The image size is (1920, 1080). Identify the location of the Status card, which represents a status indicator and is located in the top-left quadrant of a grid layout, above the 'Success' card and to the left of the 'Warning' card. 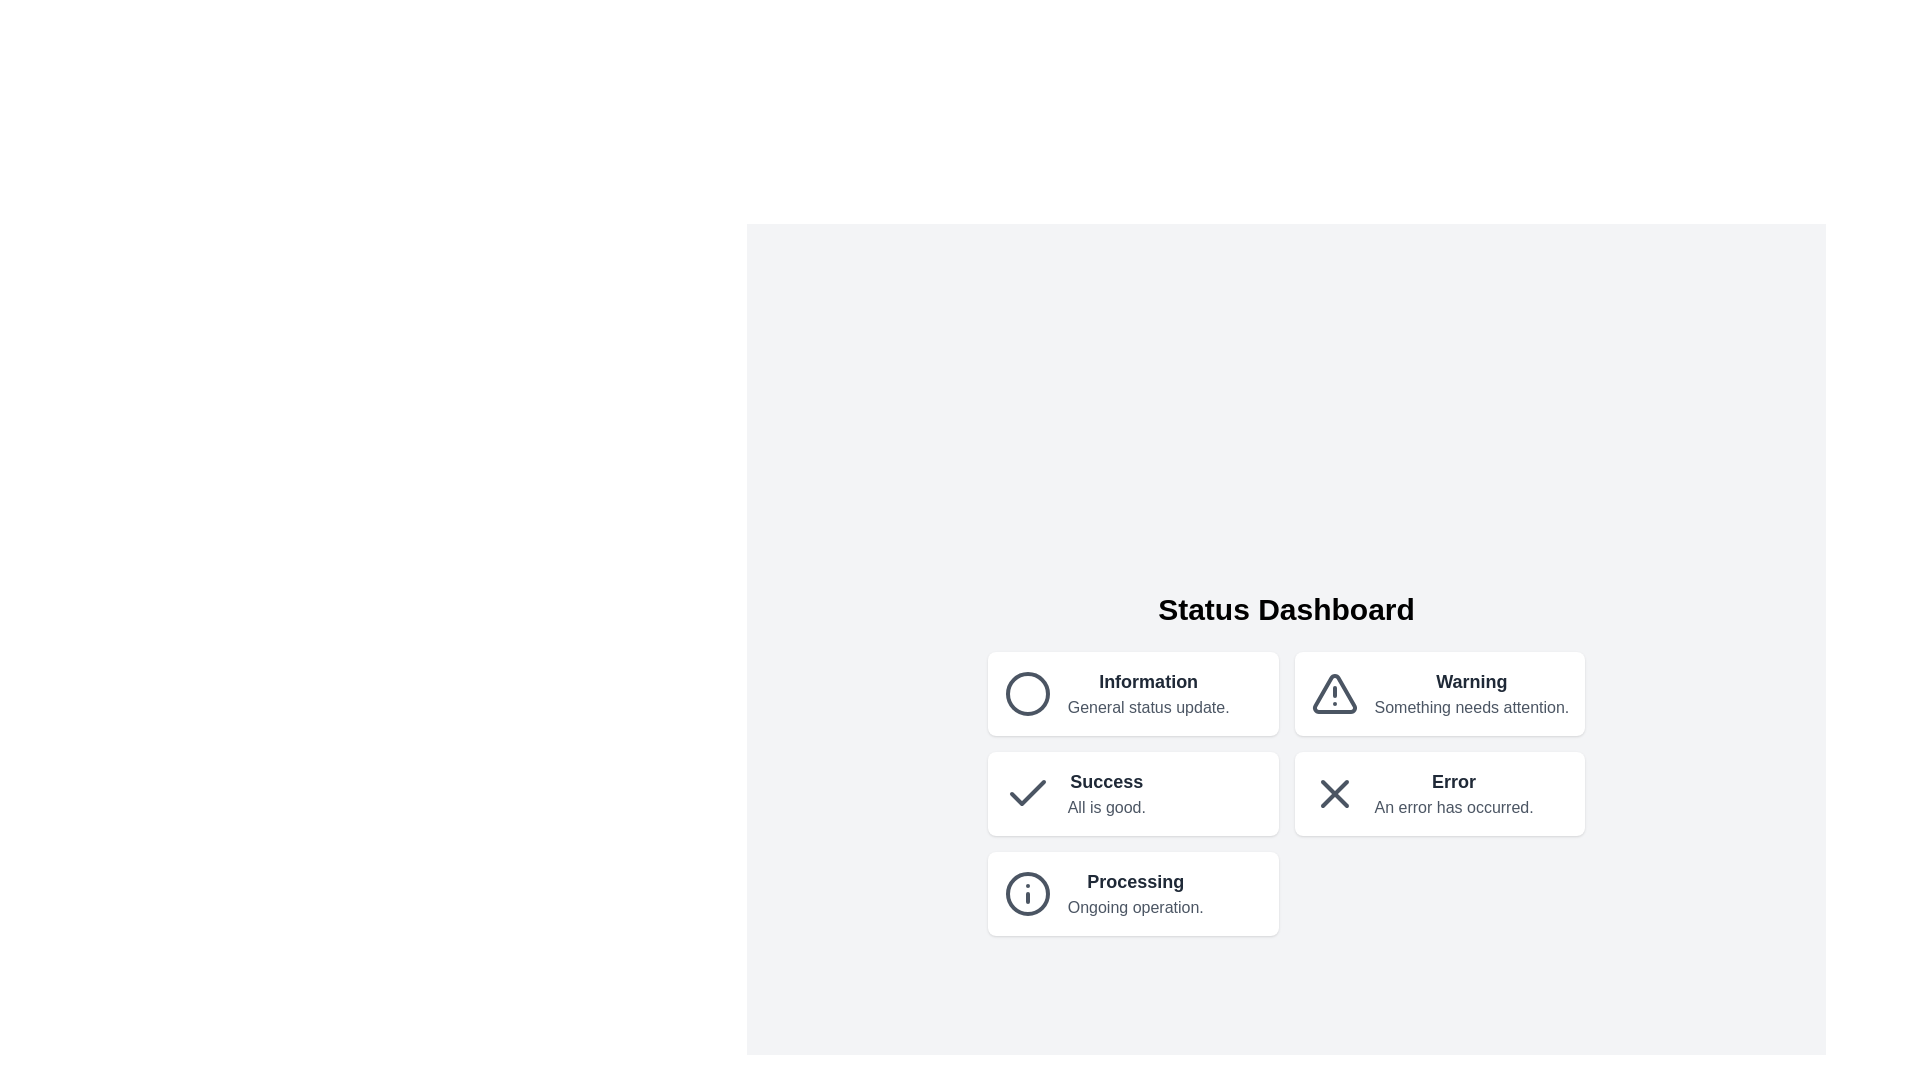
(1133, 693).